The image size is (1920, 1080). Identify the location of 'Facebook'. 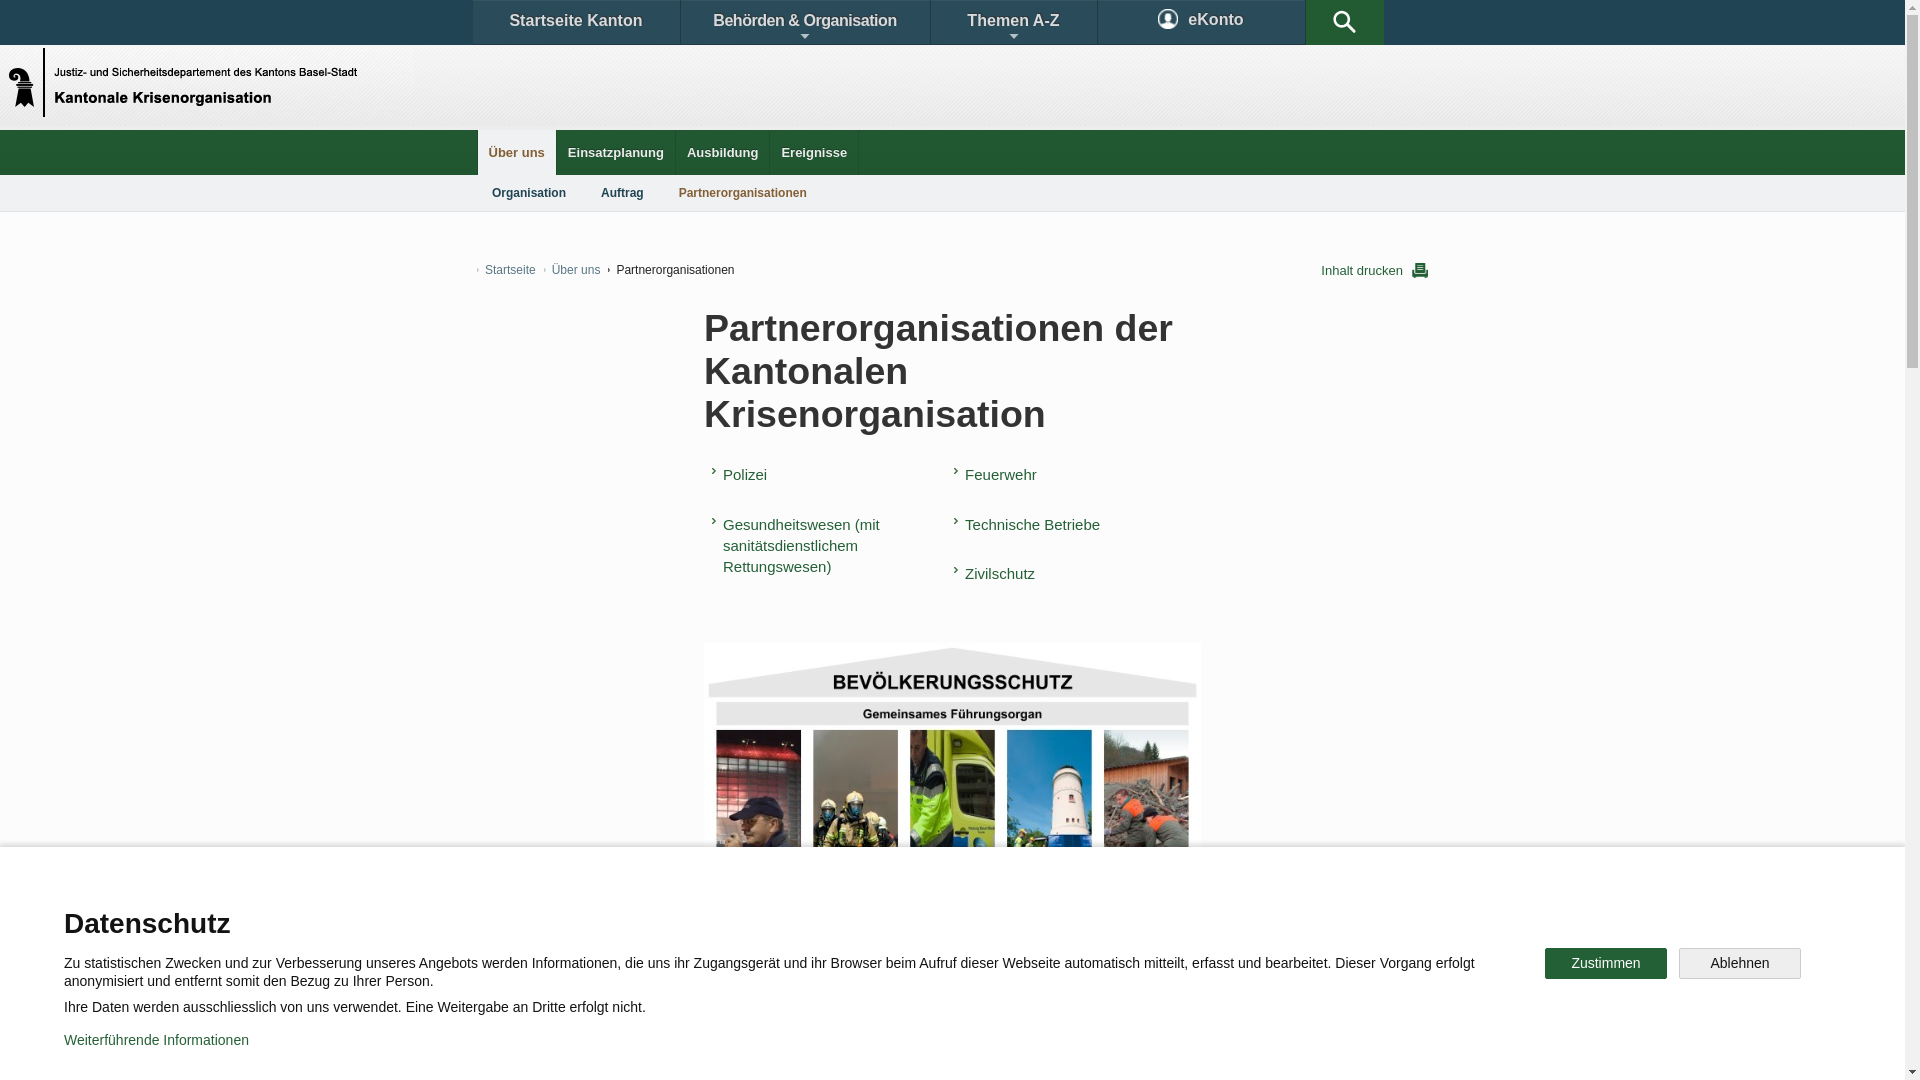
(668, 982).